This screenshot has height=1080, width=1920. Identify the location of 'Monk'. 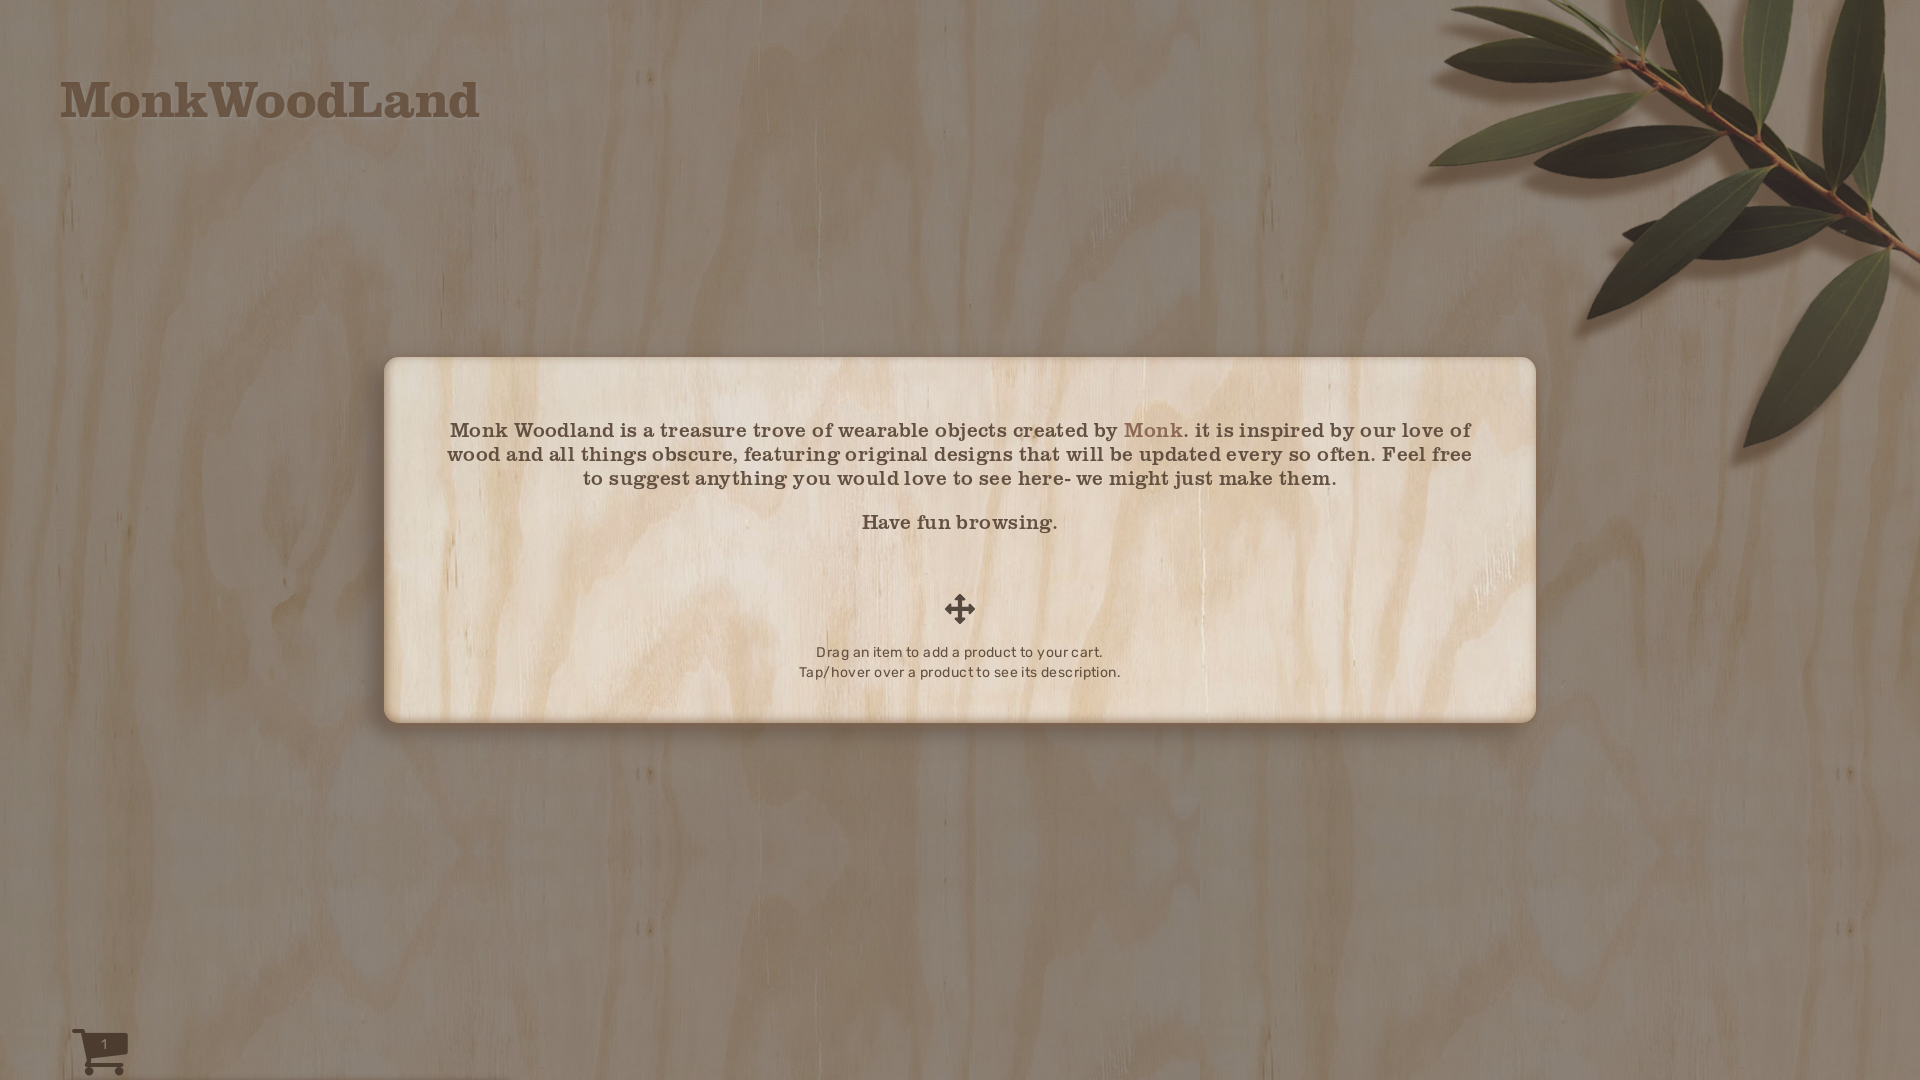
(1153, 427).